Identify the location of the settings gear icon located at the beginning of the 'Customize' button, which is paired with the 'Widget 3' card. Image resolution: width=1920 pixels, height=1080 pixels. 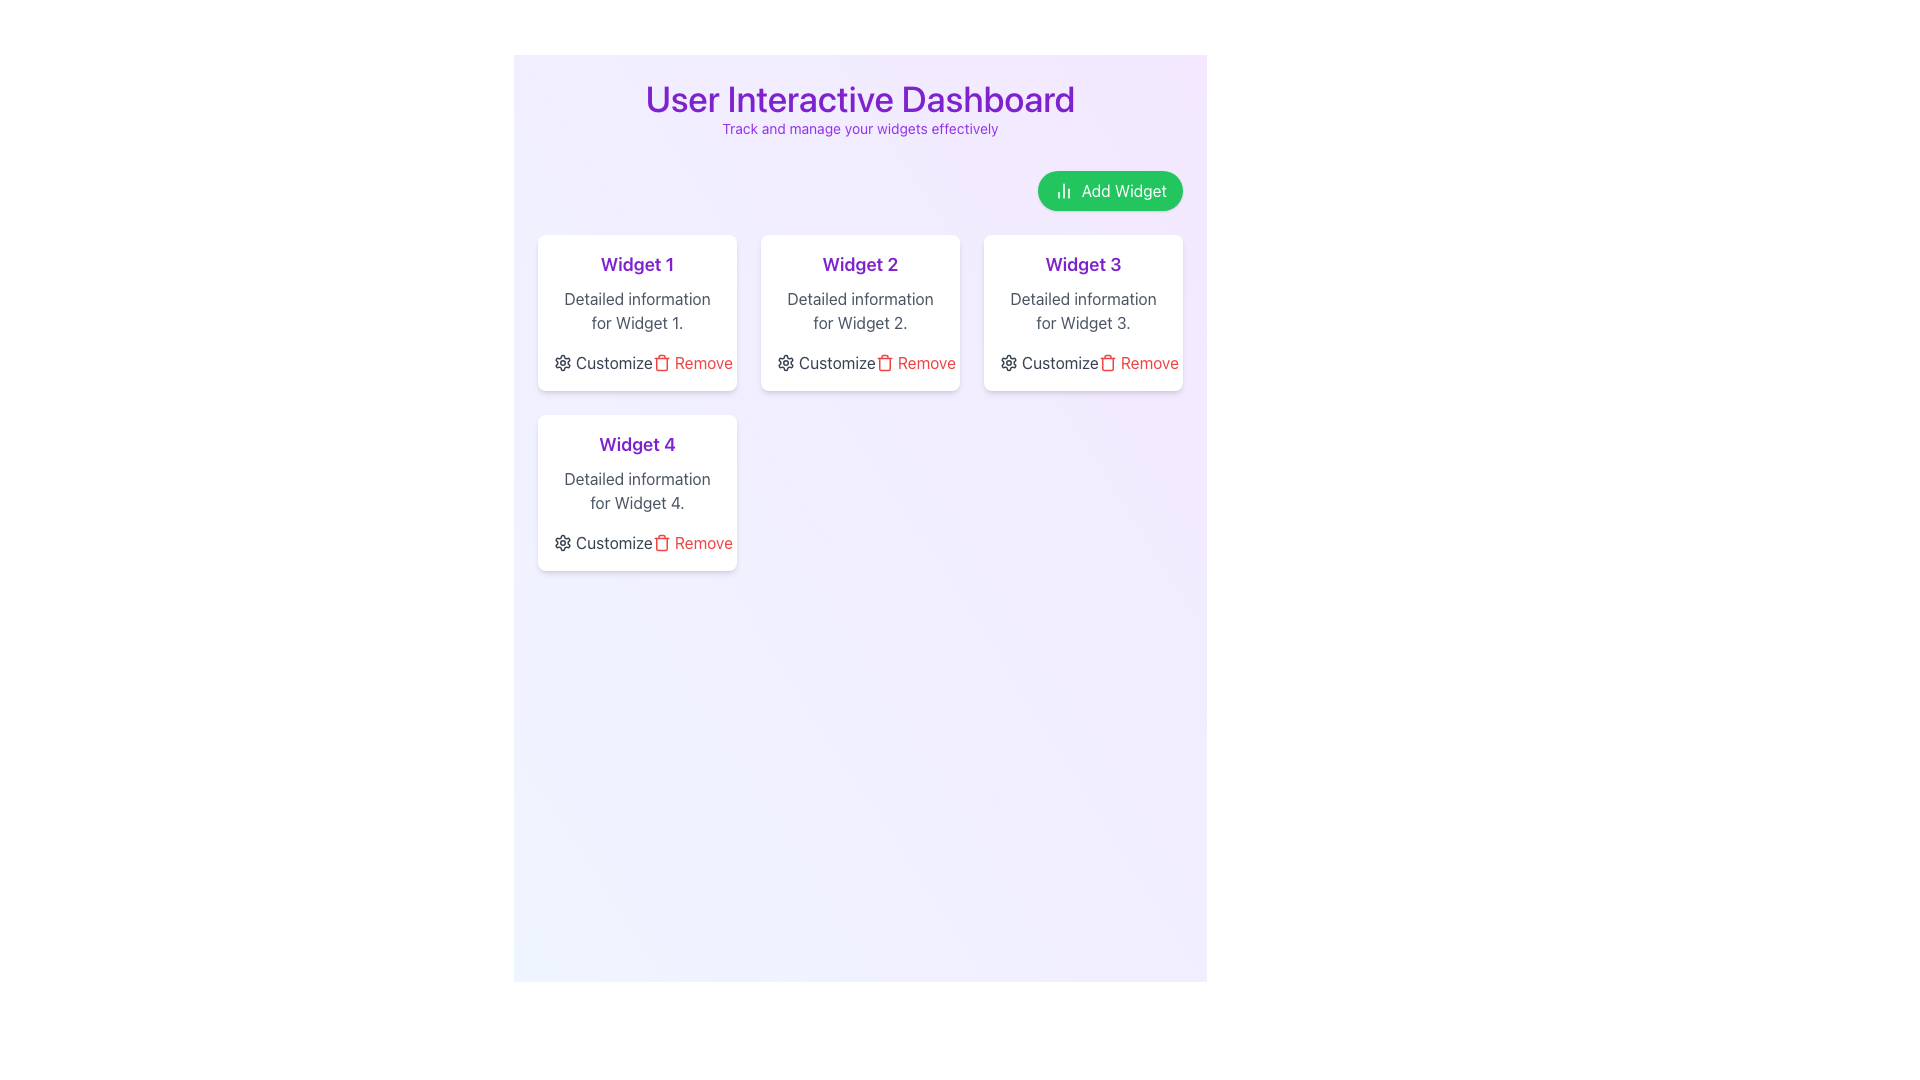
(1008, 362).